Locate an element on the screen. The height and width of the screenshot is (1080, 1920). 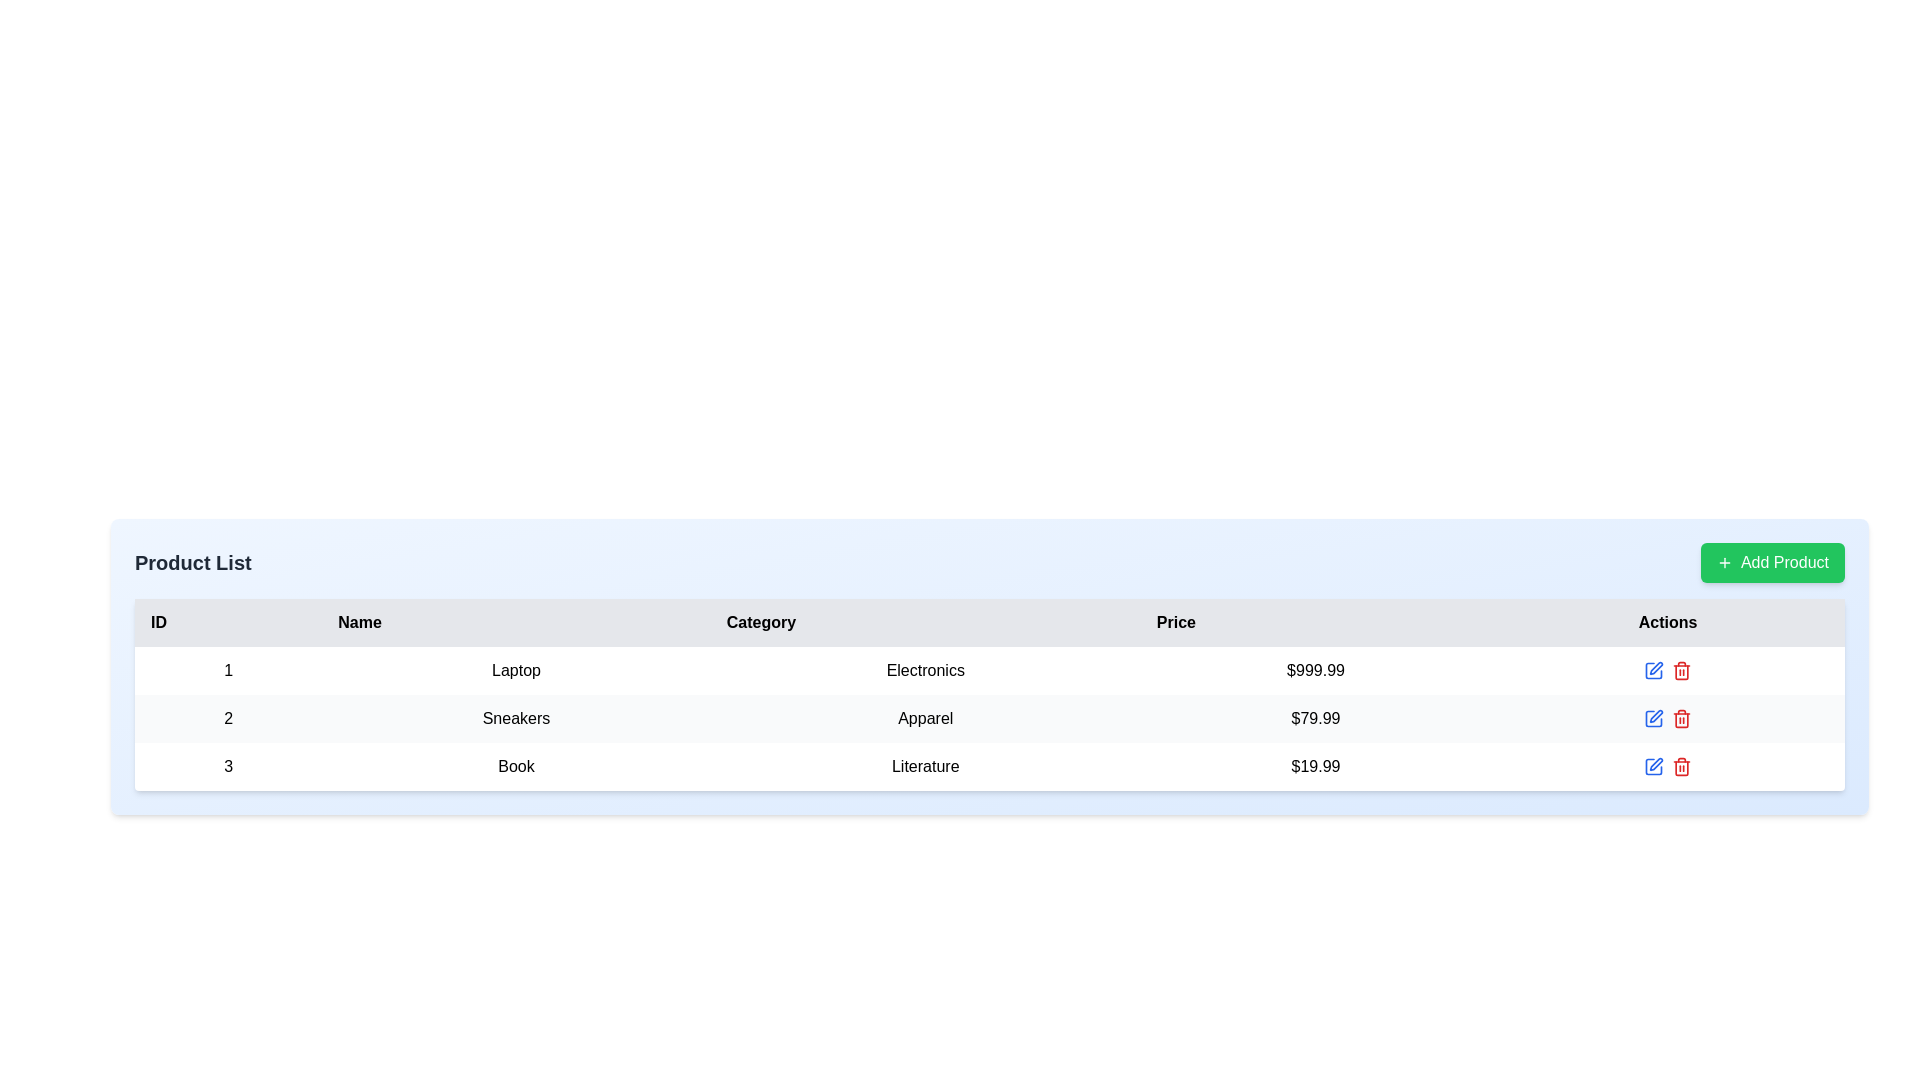
the blue pencil icon in the Actions column of the last row of the table is located at coordinates (1668, 766).